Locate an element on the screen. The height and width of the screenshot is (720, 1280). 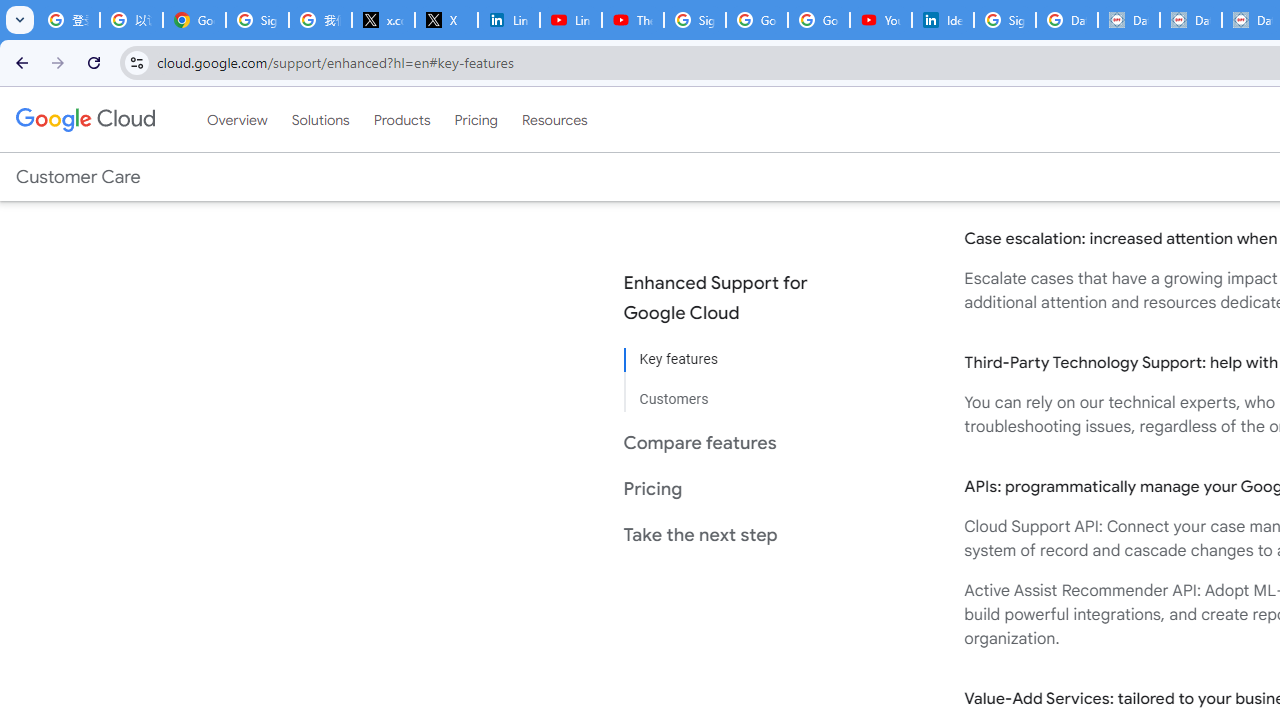
'Pricing' is located at coordinates (475, 119).